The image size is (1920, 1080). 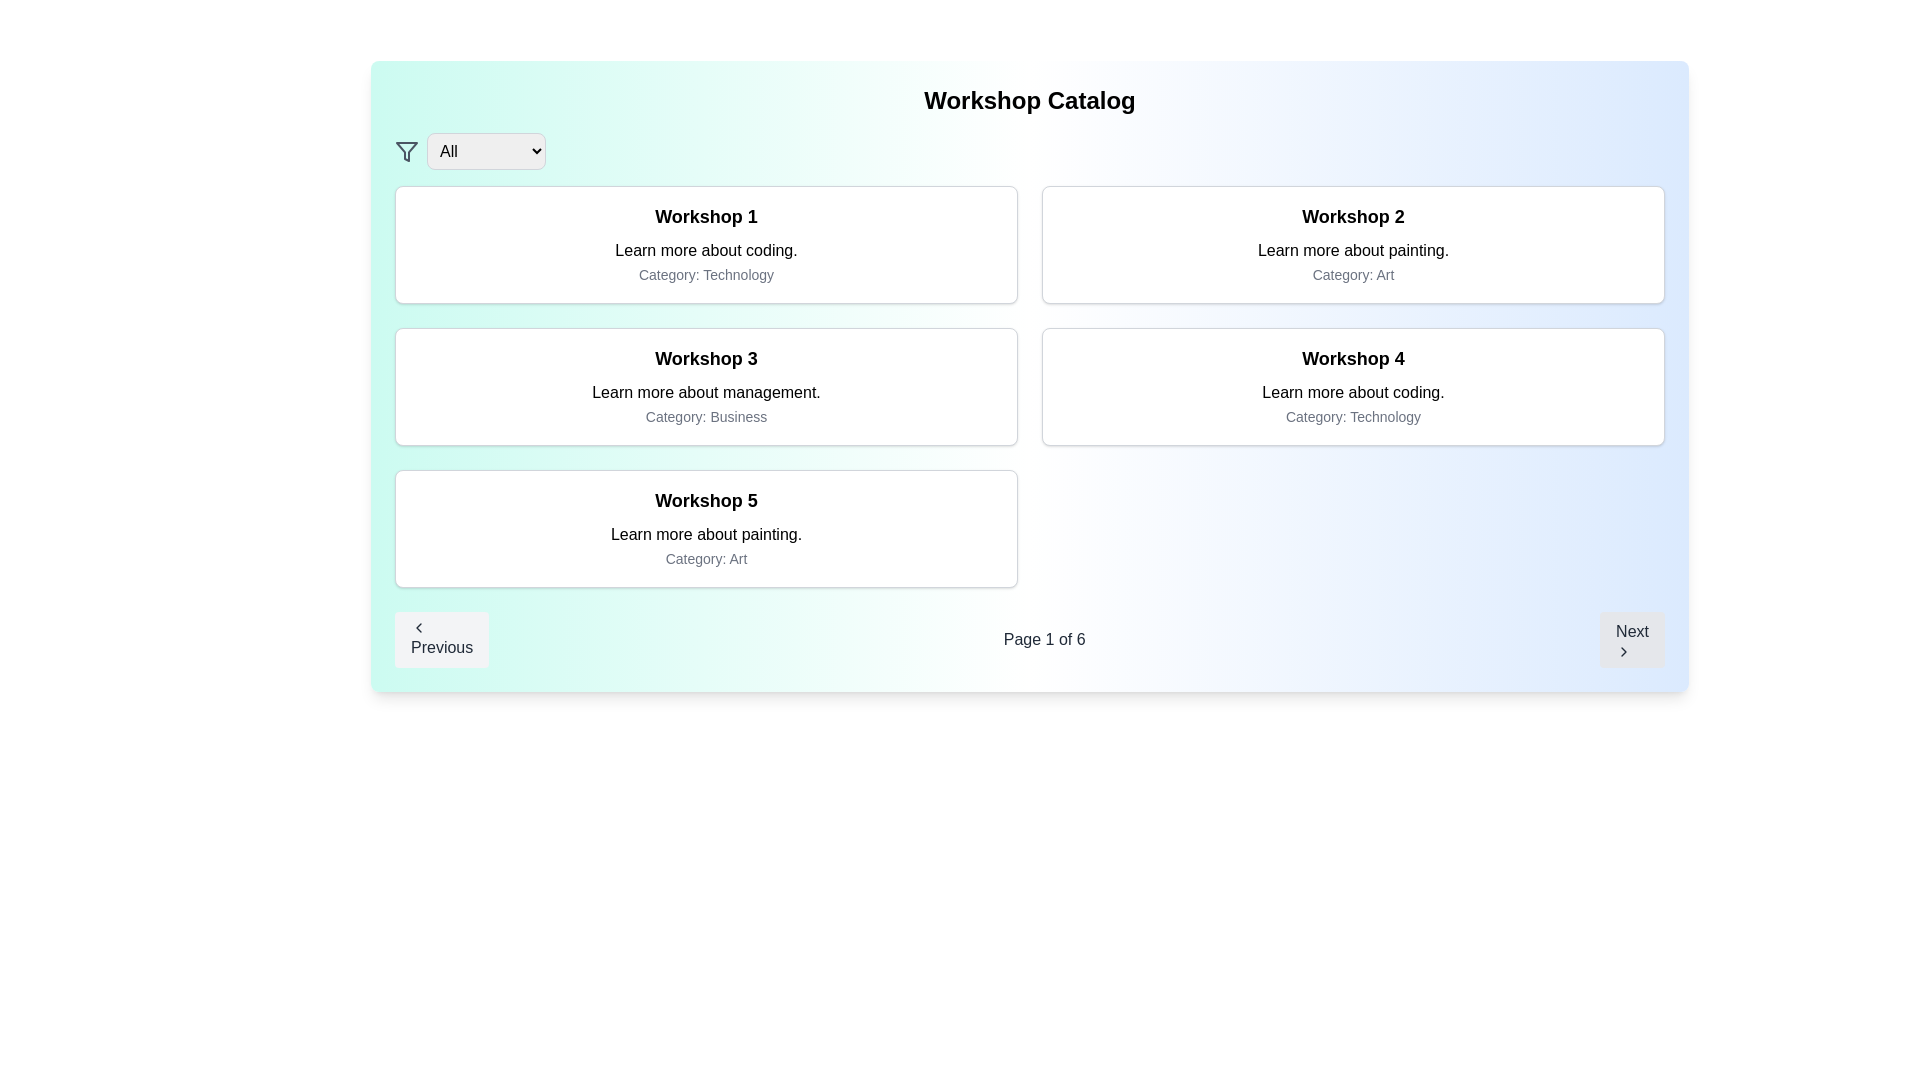 What do you see at coordinates (1353, 249) in the screenshot?
I see `the textual descriptor for 'Workshop 2' that explains its focus on painting, positioned directly under 'Workshop 2' and above 'Category: Art.'` at bounding box center [1353, 249].